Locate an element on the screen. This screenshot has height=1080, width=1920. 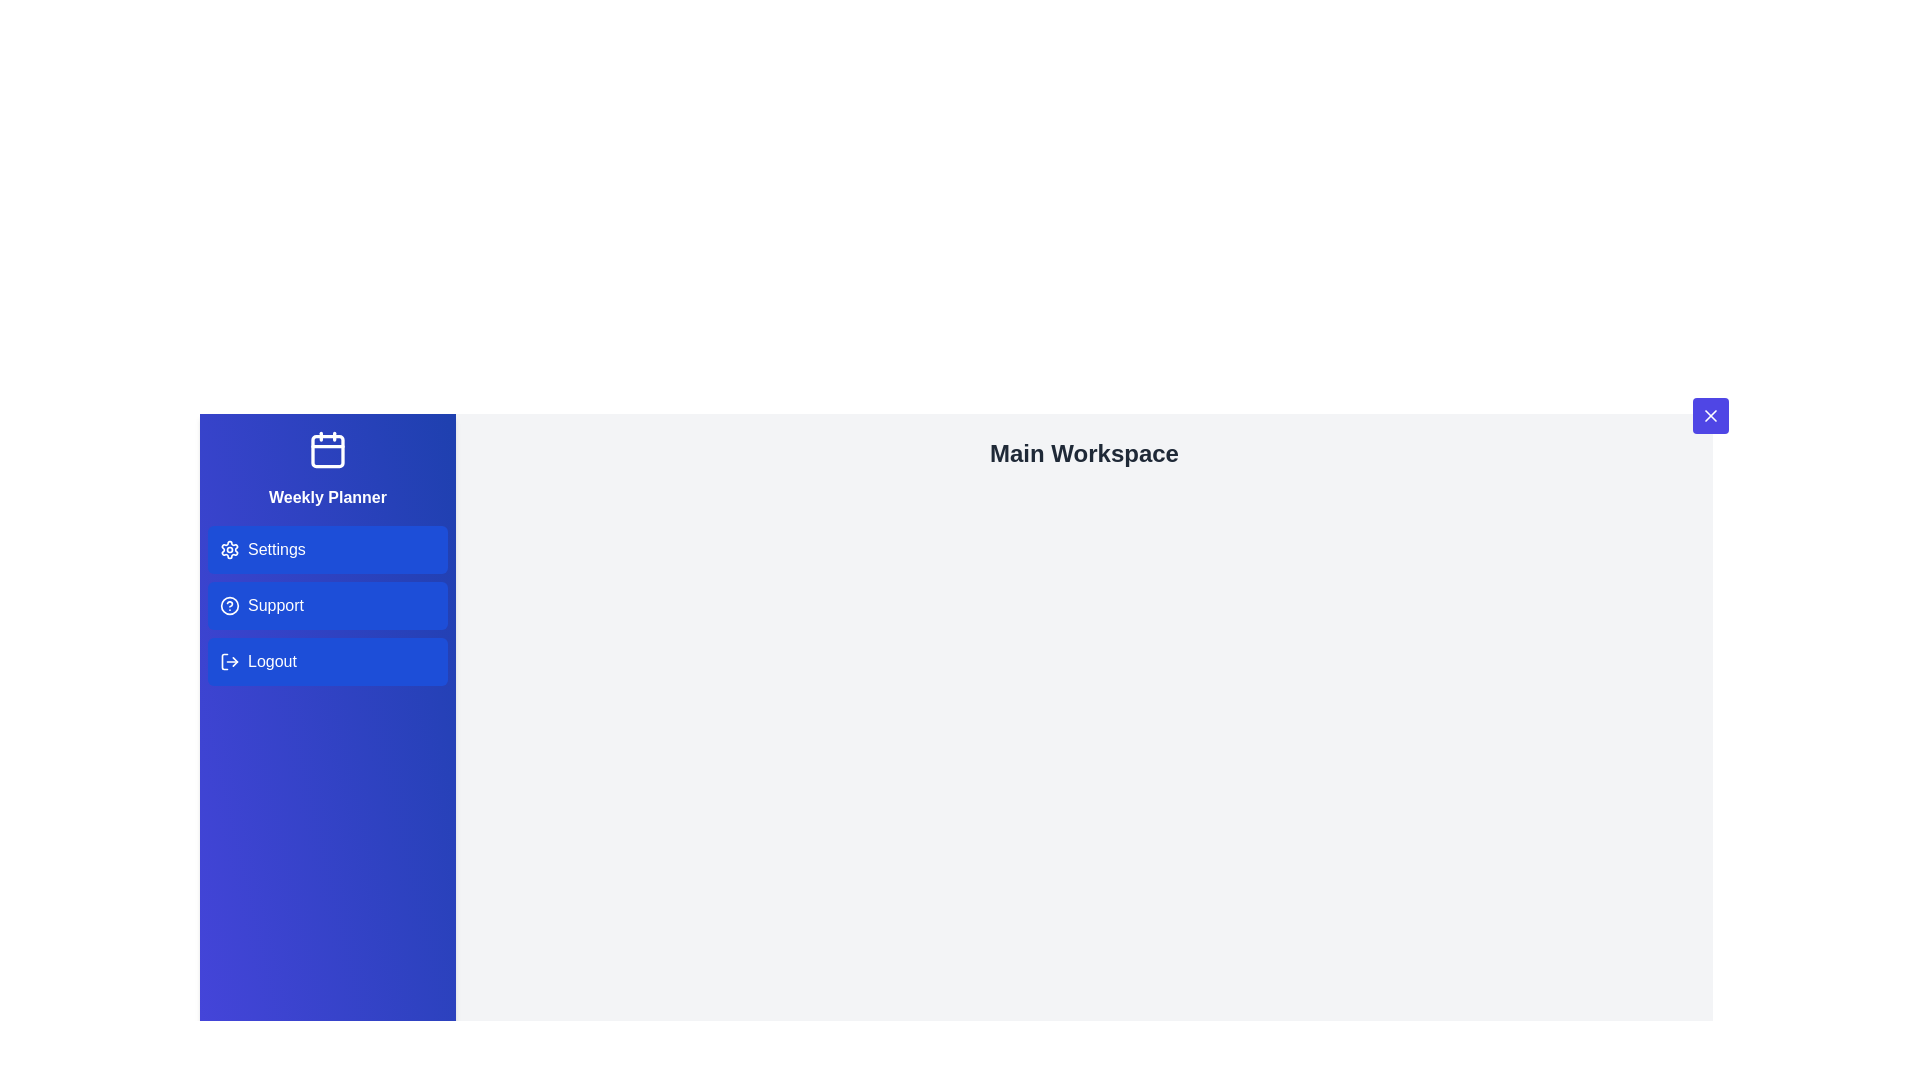
the 'Support' menu item to open the support section is located at coordinates (327, 604).